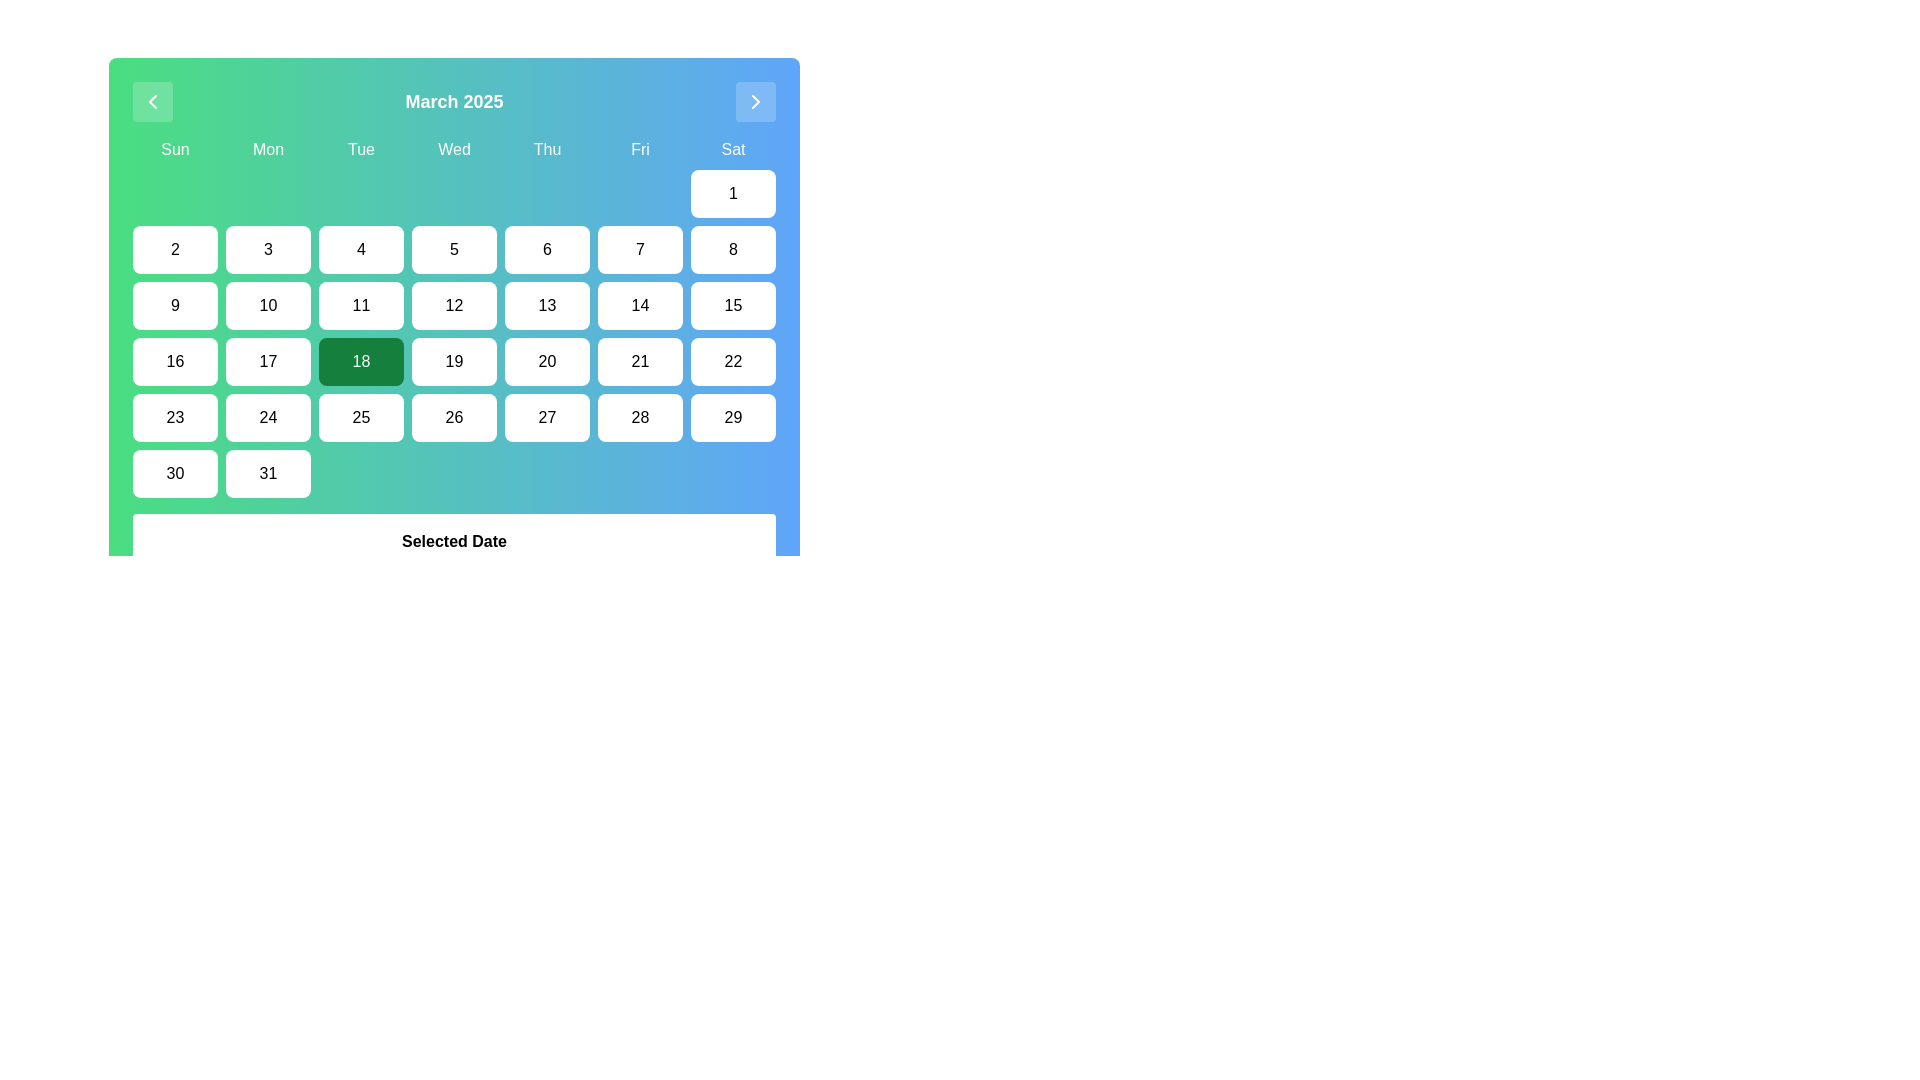  I want to click on the bold text label displaying 'Selected Date', which is positioned above the sibling text 'Tue Mar 18 2025', so click(453, 542).